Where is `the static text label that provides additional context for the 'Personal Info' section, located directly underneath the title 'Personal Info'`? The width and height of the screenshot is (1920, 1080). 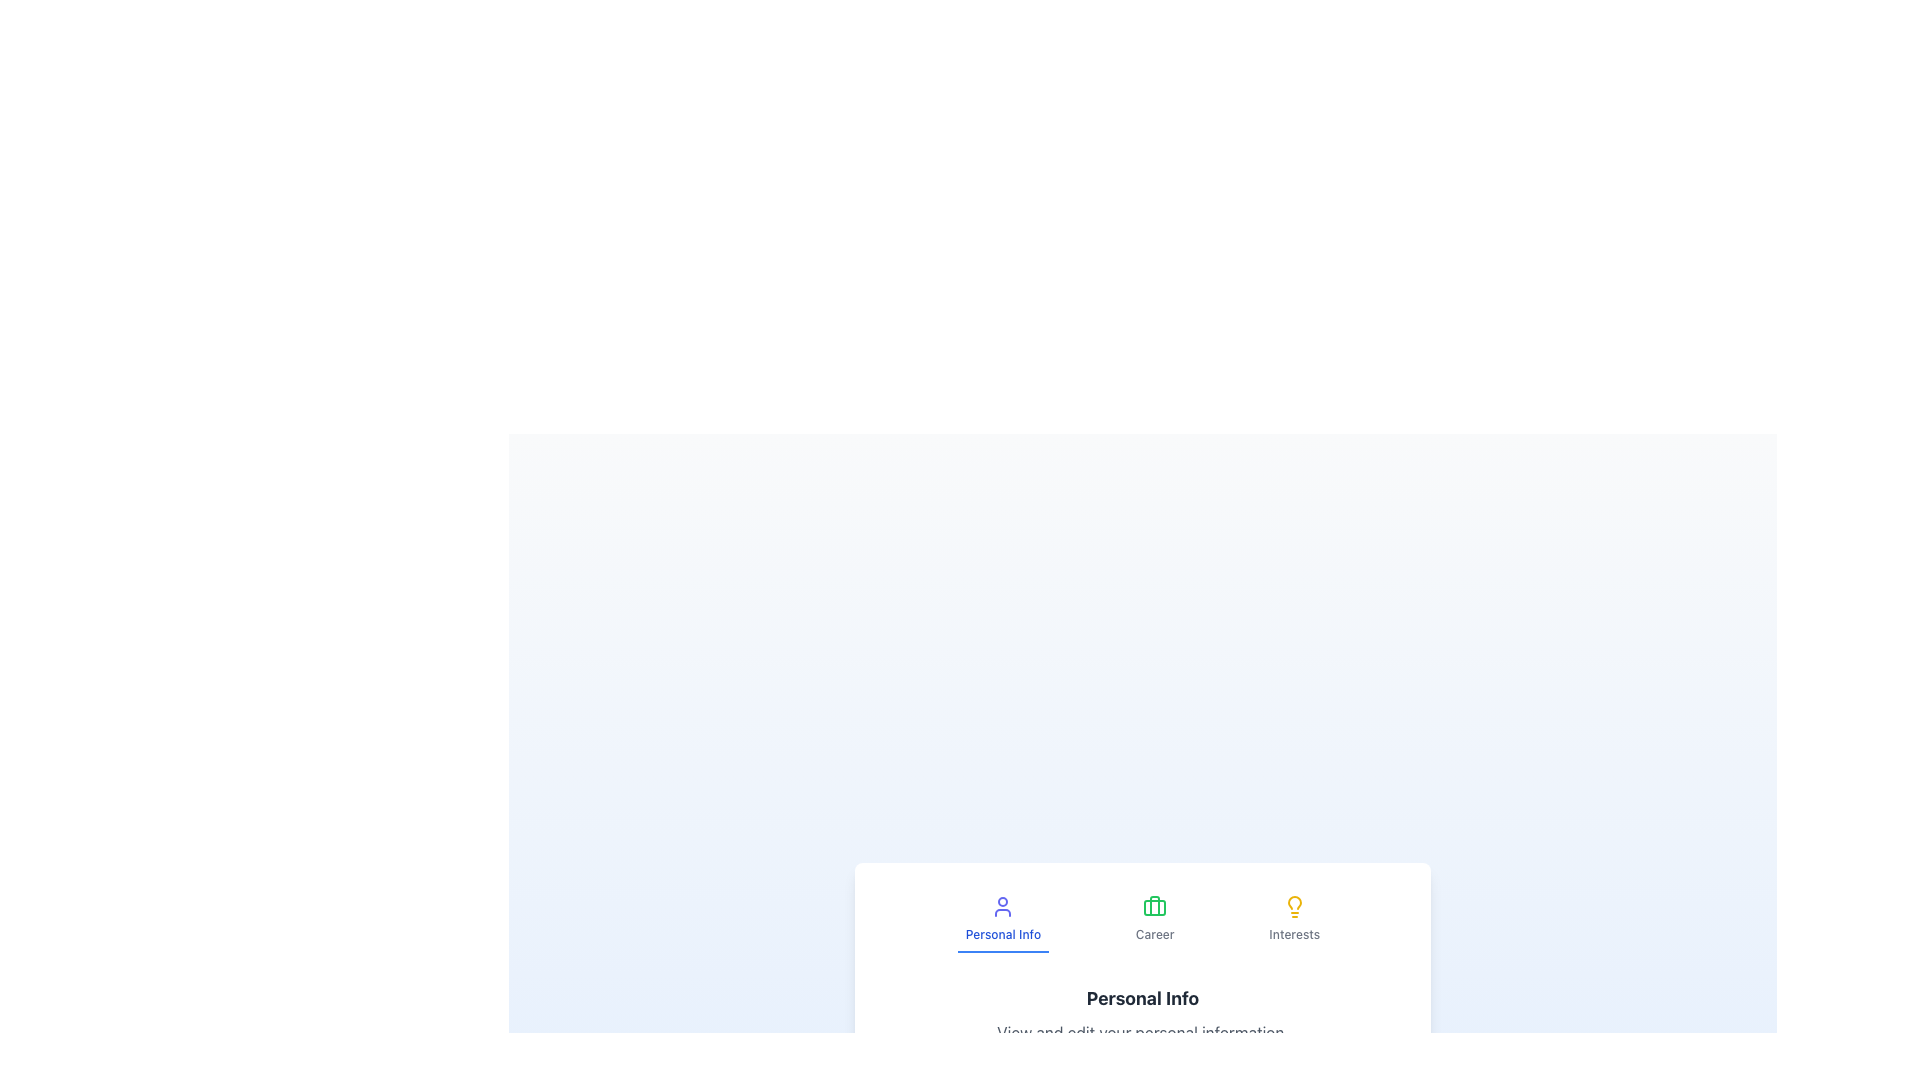 the static text label that provides additional context for the 'Personal Info' section, located directly underneath the title 'Personal Info' is located at coordinates (1142, 1033).